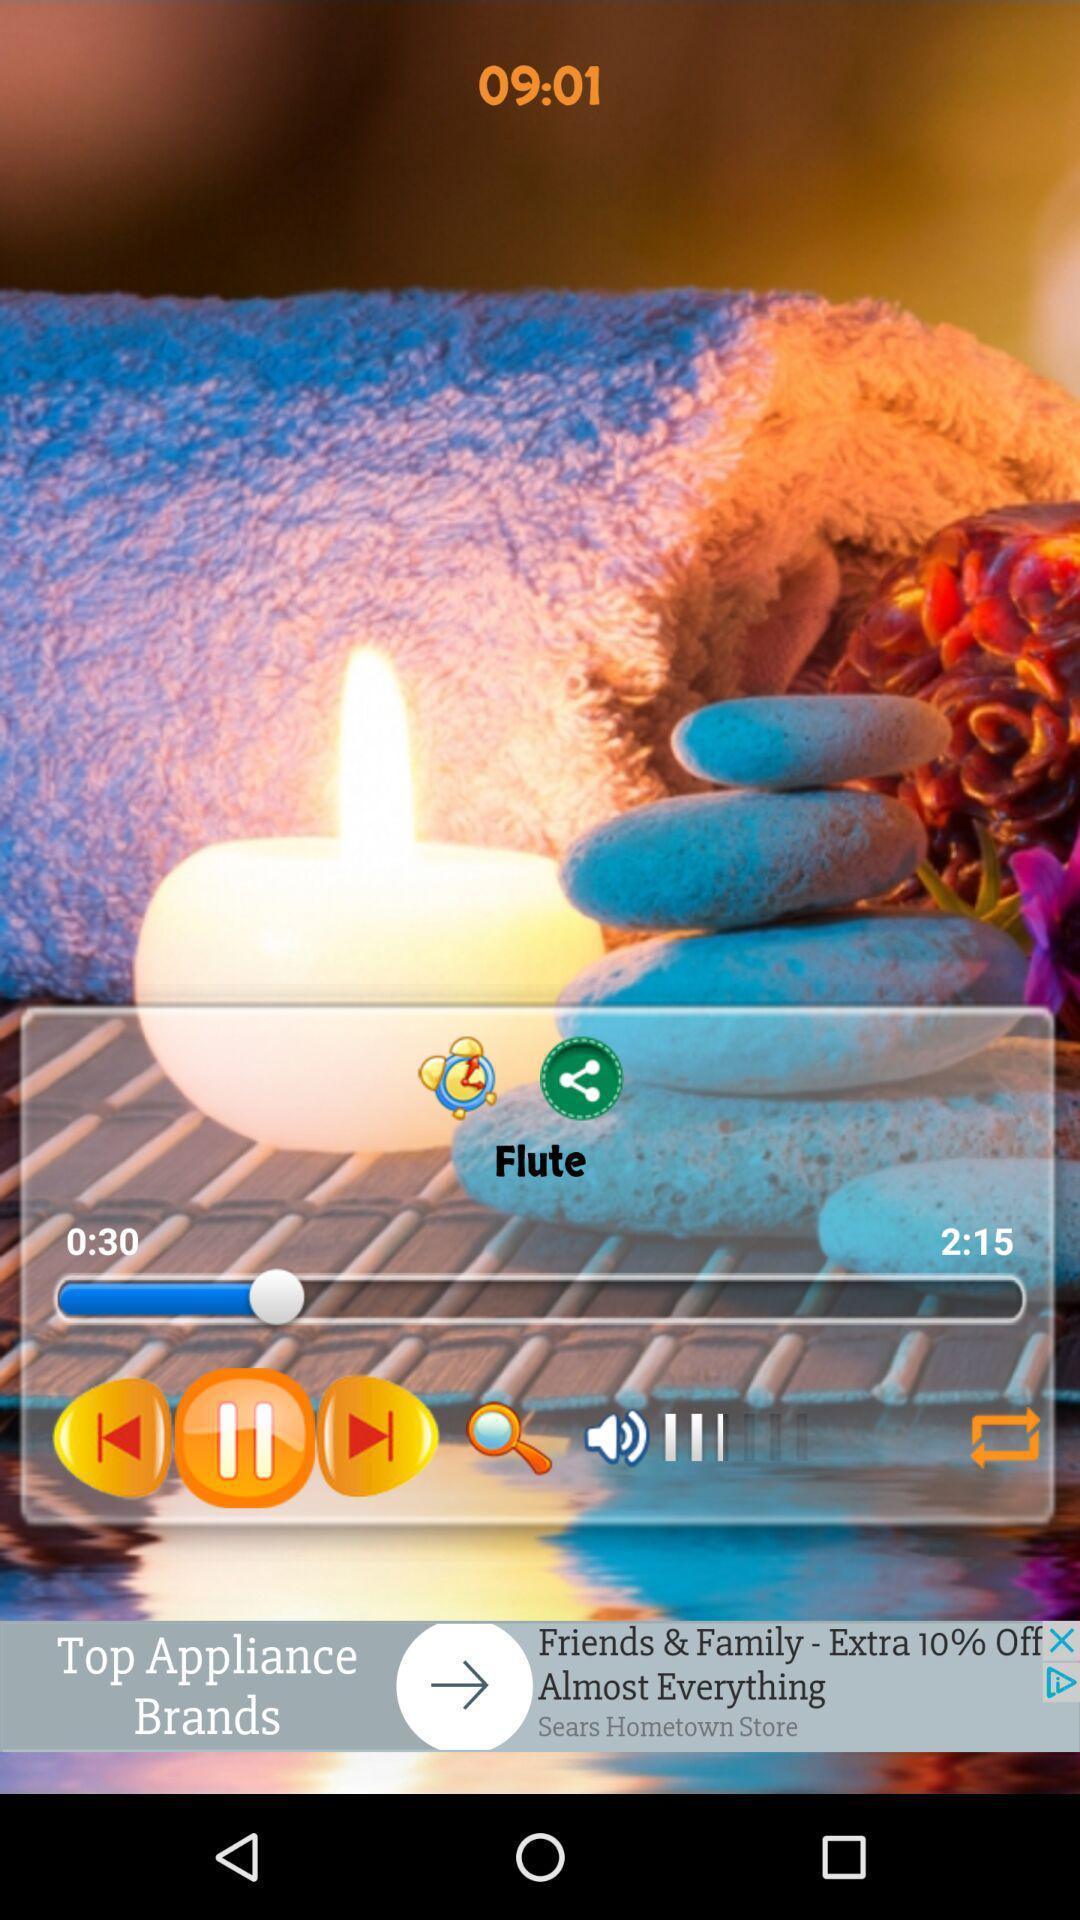 This screenshot has height=1920, width=1080. I want to click on shuffle, so click(1005, 1436).